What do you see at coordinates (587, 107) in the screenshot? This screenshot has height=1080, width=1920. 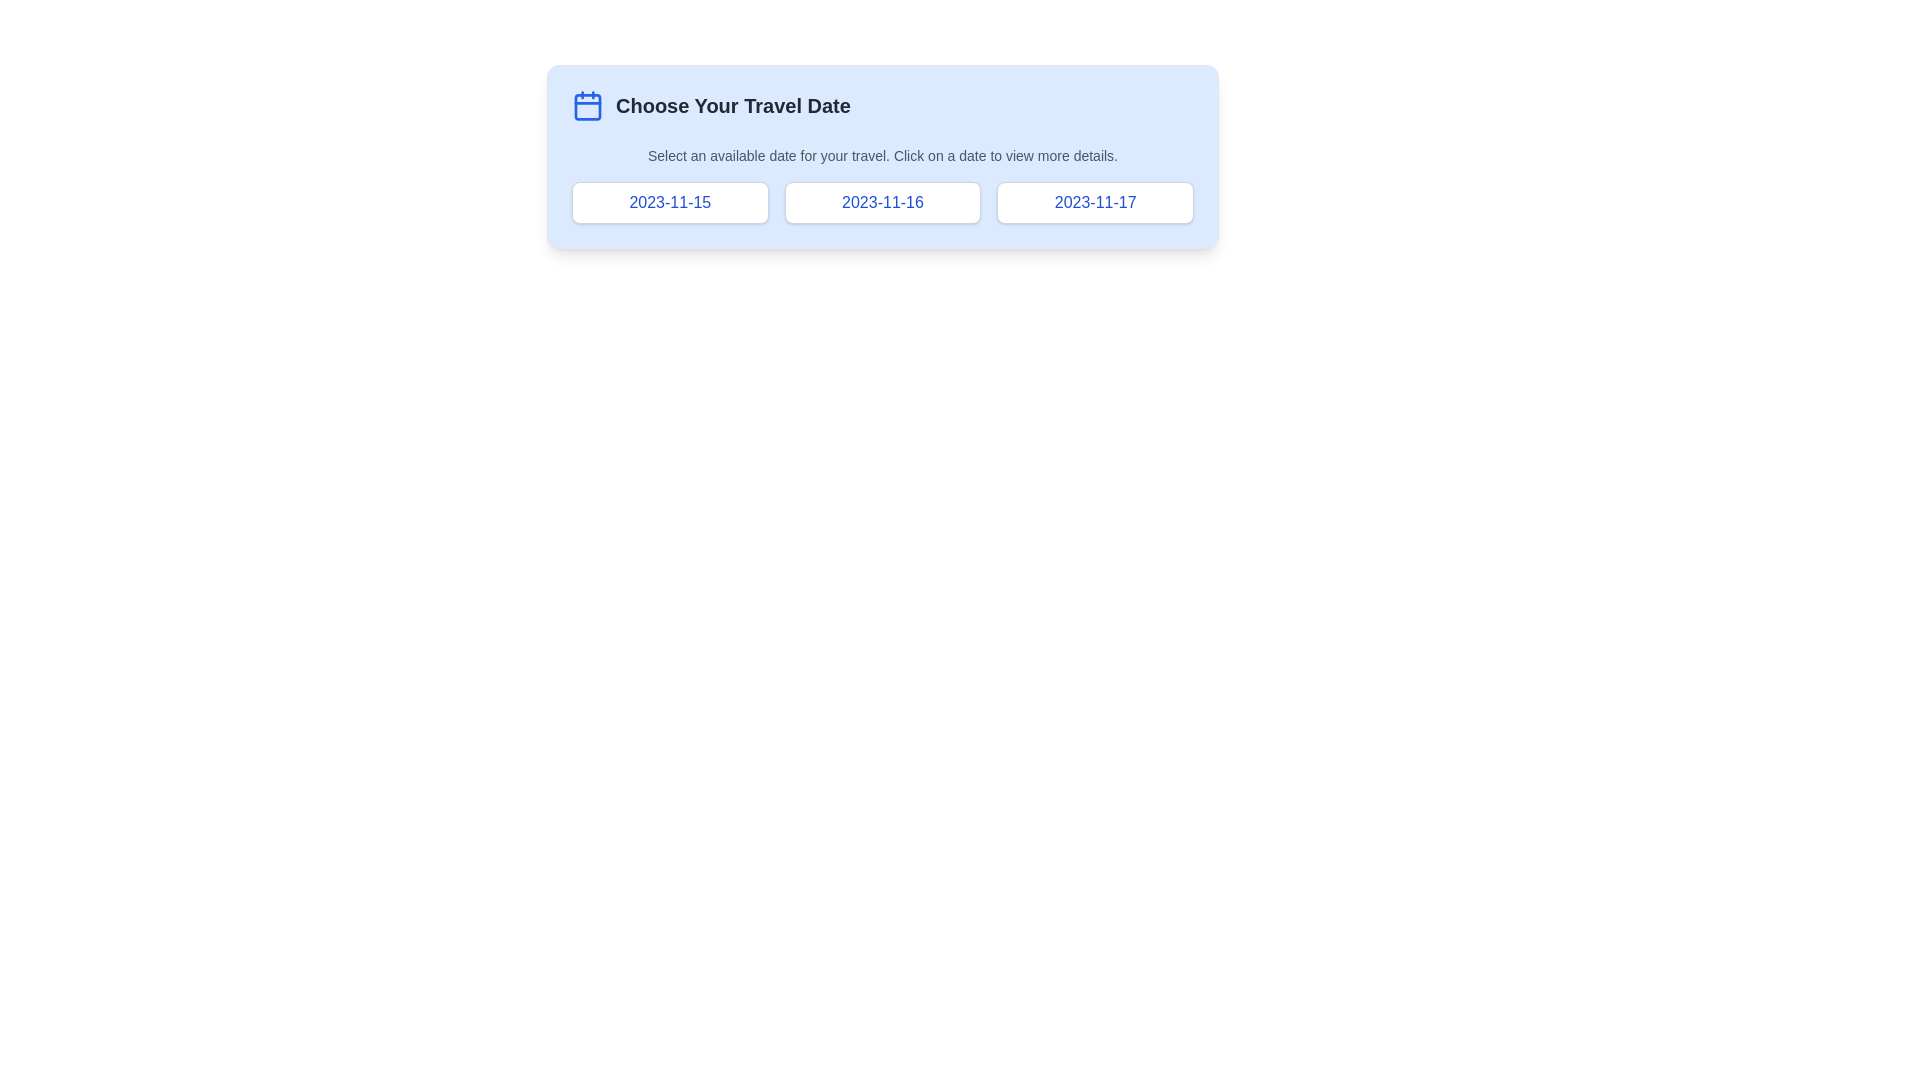 I see `the decorative graphical element of the calendar-style icon located at the top left of the informational card, which is part of the SVG element and positioned next to the 'Choose Your Travel Date' heading` at bounding box center [587, 107].